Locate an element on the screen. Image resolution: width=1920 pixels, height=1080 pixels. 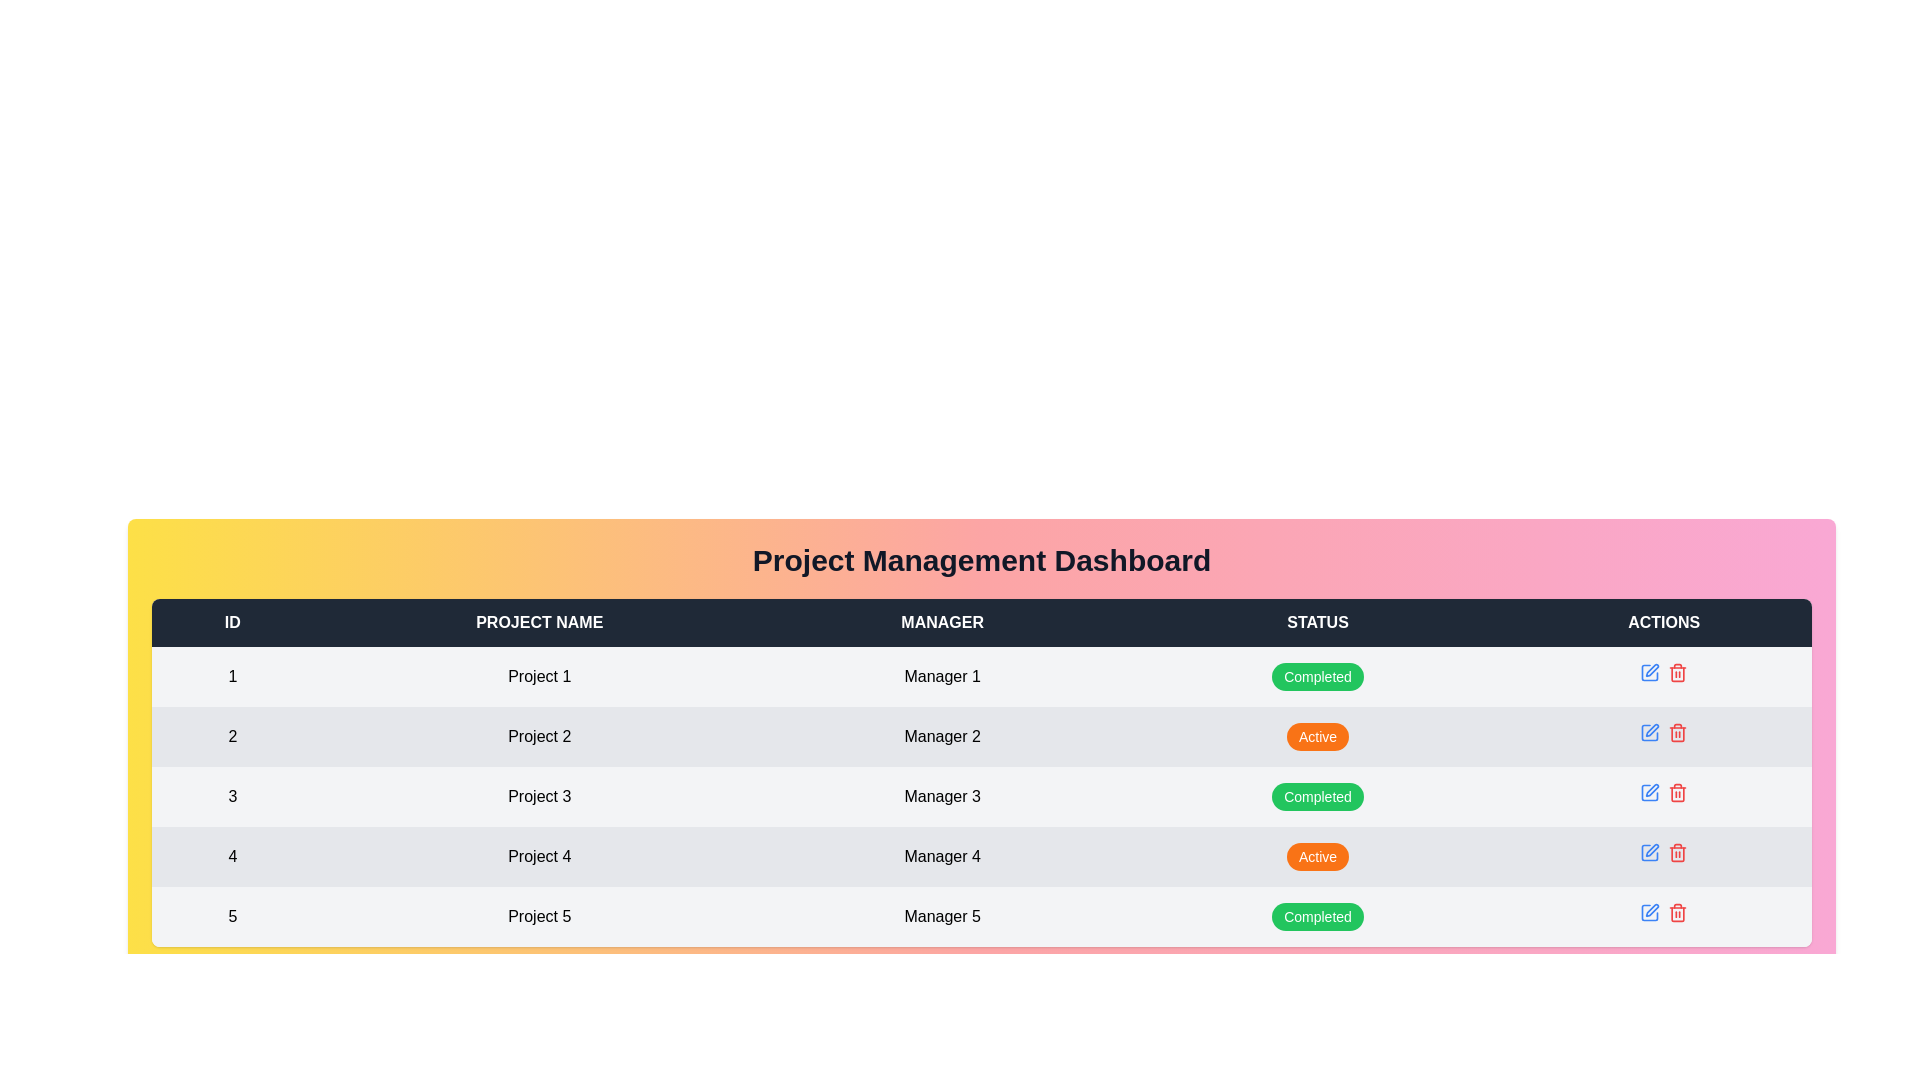
the main body of the trash bin vector graphic located in the 'Actions' column next to the fifth row of the project list is located at coordinates (1678, 734).